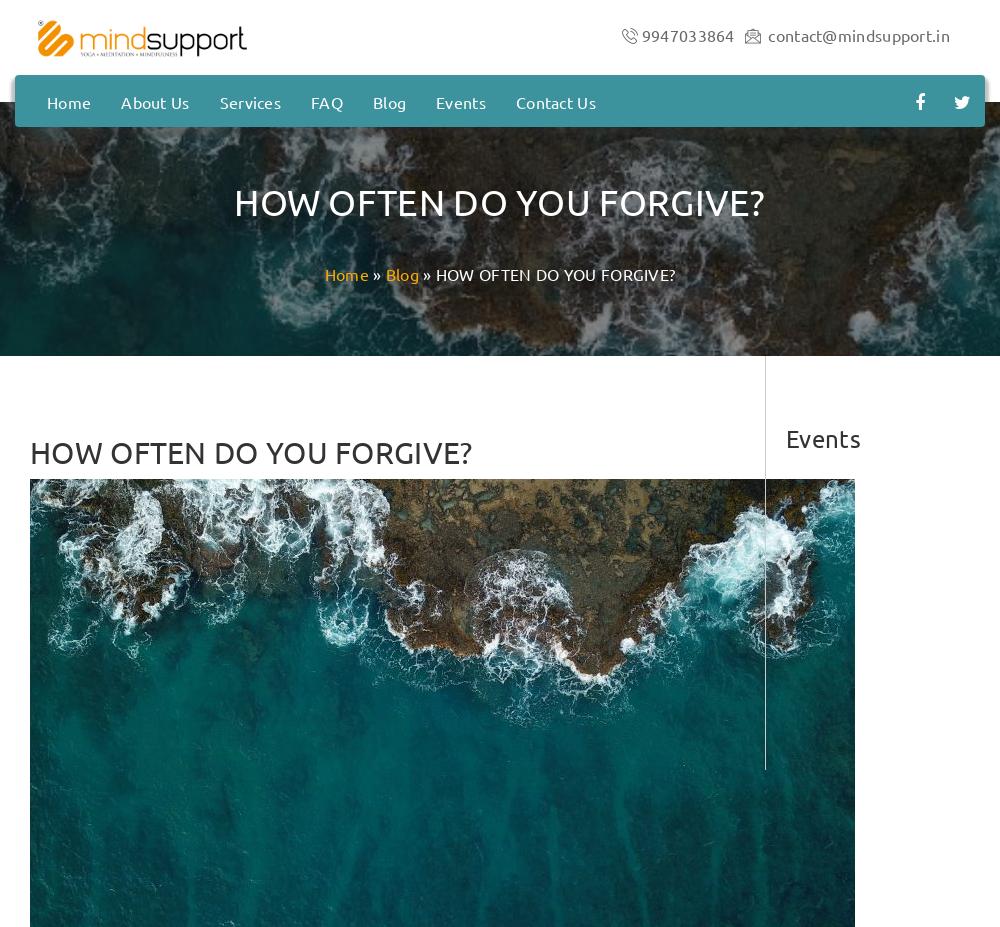  What do you see at coordinates (325, 100) in the screenshot?
I see `'FAQ'` at bounding box center [325, 100].